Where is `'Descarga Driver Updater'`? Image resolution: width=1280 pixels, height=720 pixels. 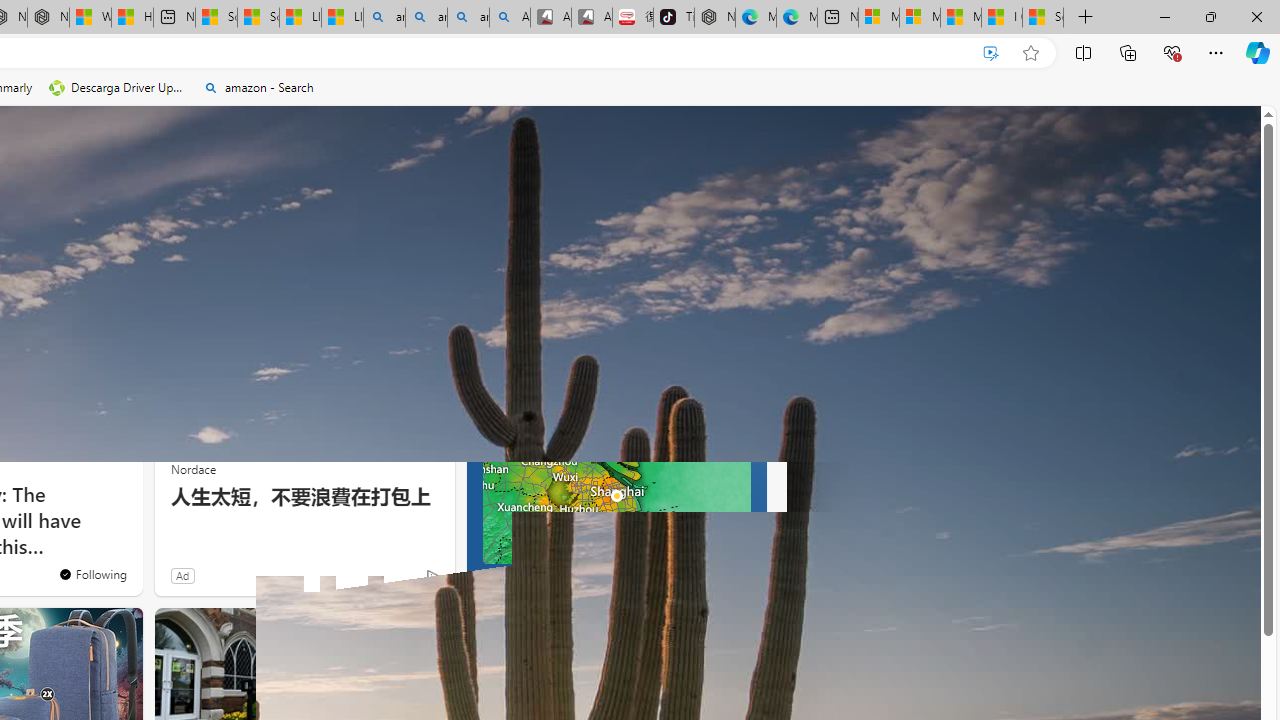
'Descarga Driver Updater' is located at coordinates (117, 87).